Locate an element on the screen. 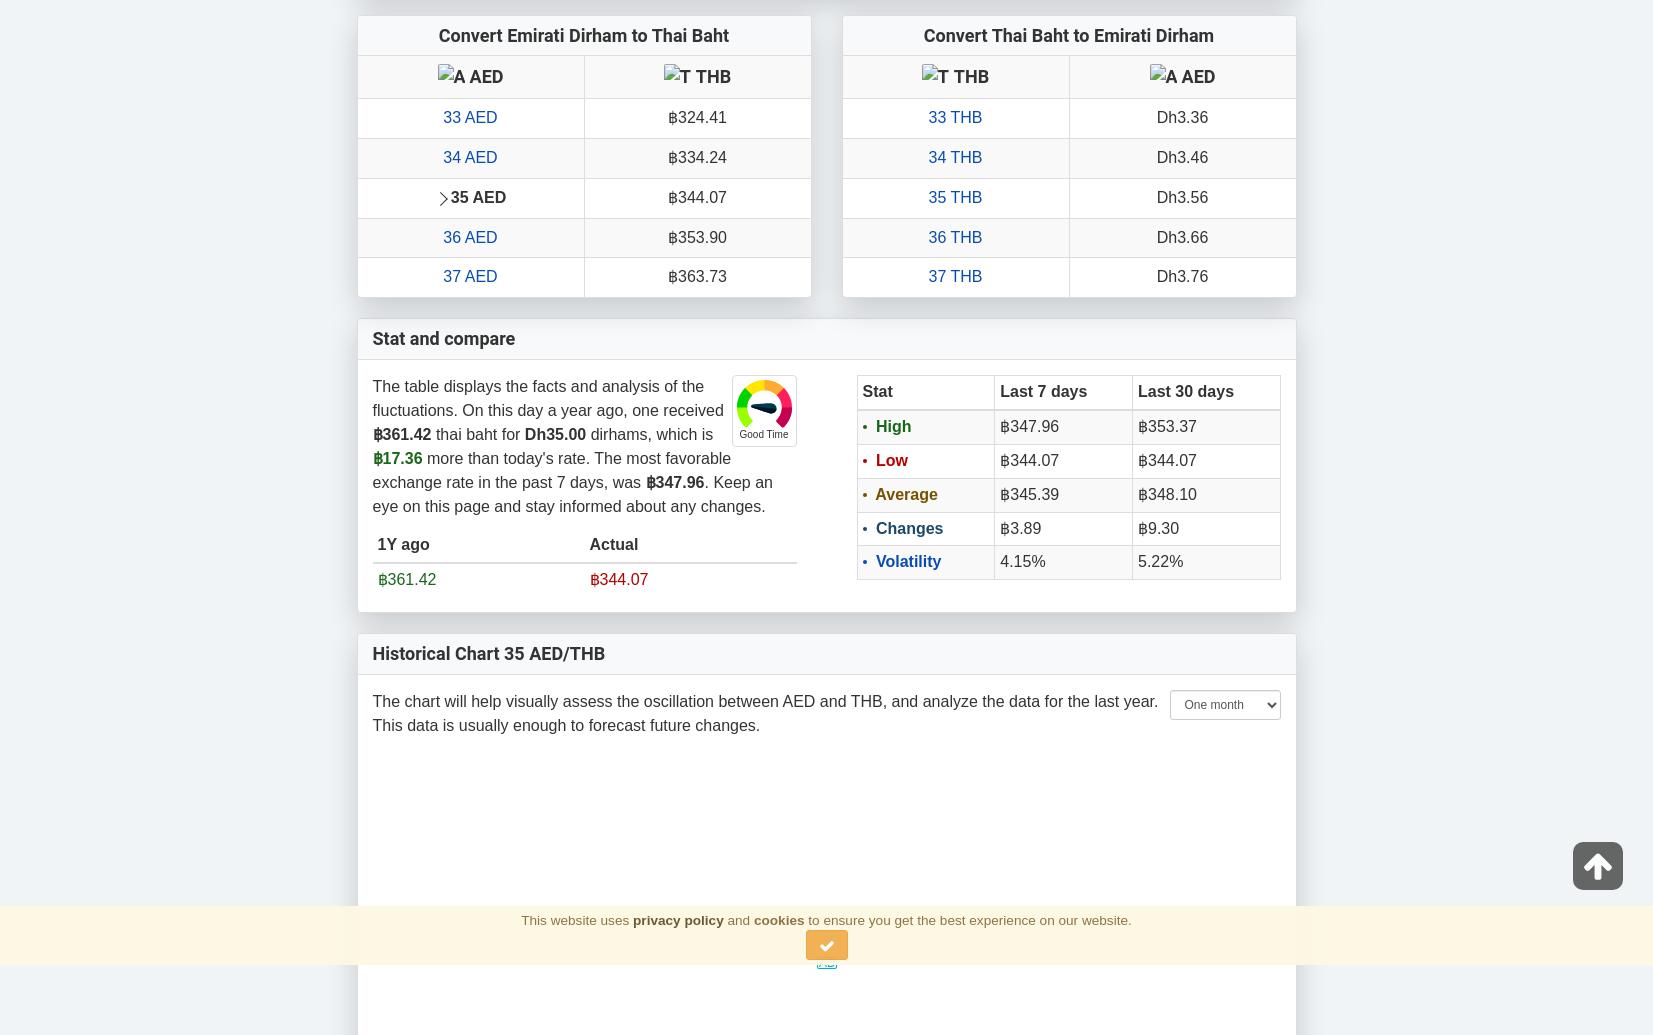 The image size is (1653, 1035). 'Good Time' is located at coordinates (762, 434).